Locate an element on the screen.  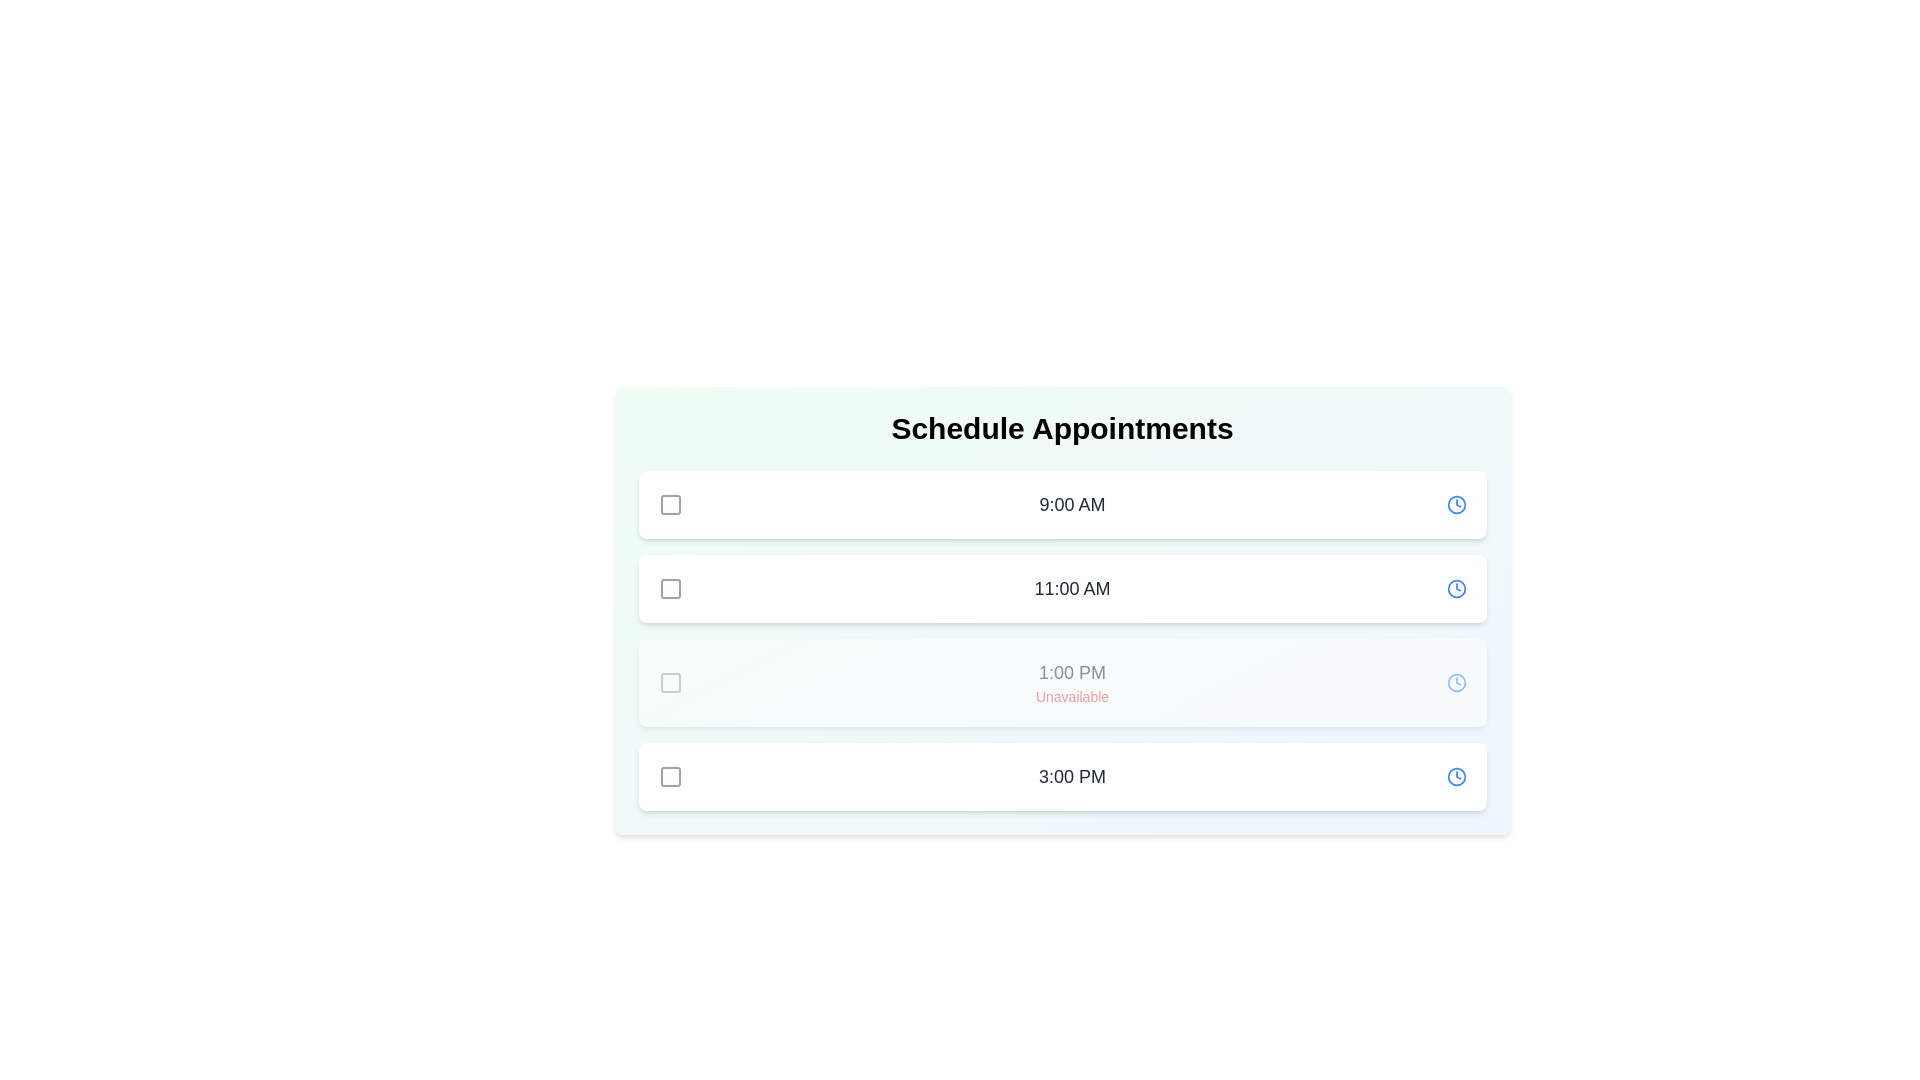
the clock icon next to the time slot 11:00 AM is located at coordinates (1456, 588).